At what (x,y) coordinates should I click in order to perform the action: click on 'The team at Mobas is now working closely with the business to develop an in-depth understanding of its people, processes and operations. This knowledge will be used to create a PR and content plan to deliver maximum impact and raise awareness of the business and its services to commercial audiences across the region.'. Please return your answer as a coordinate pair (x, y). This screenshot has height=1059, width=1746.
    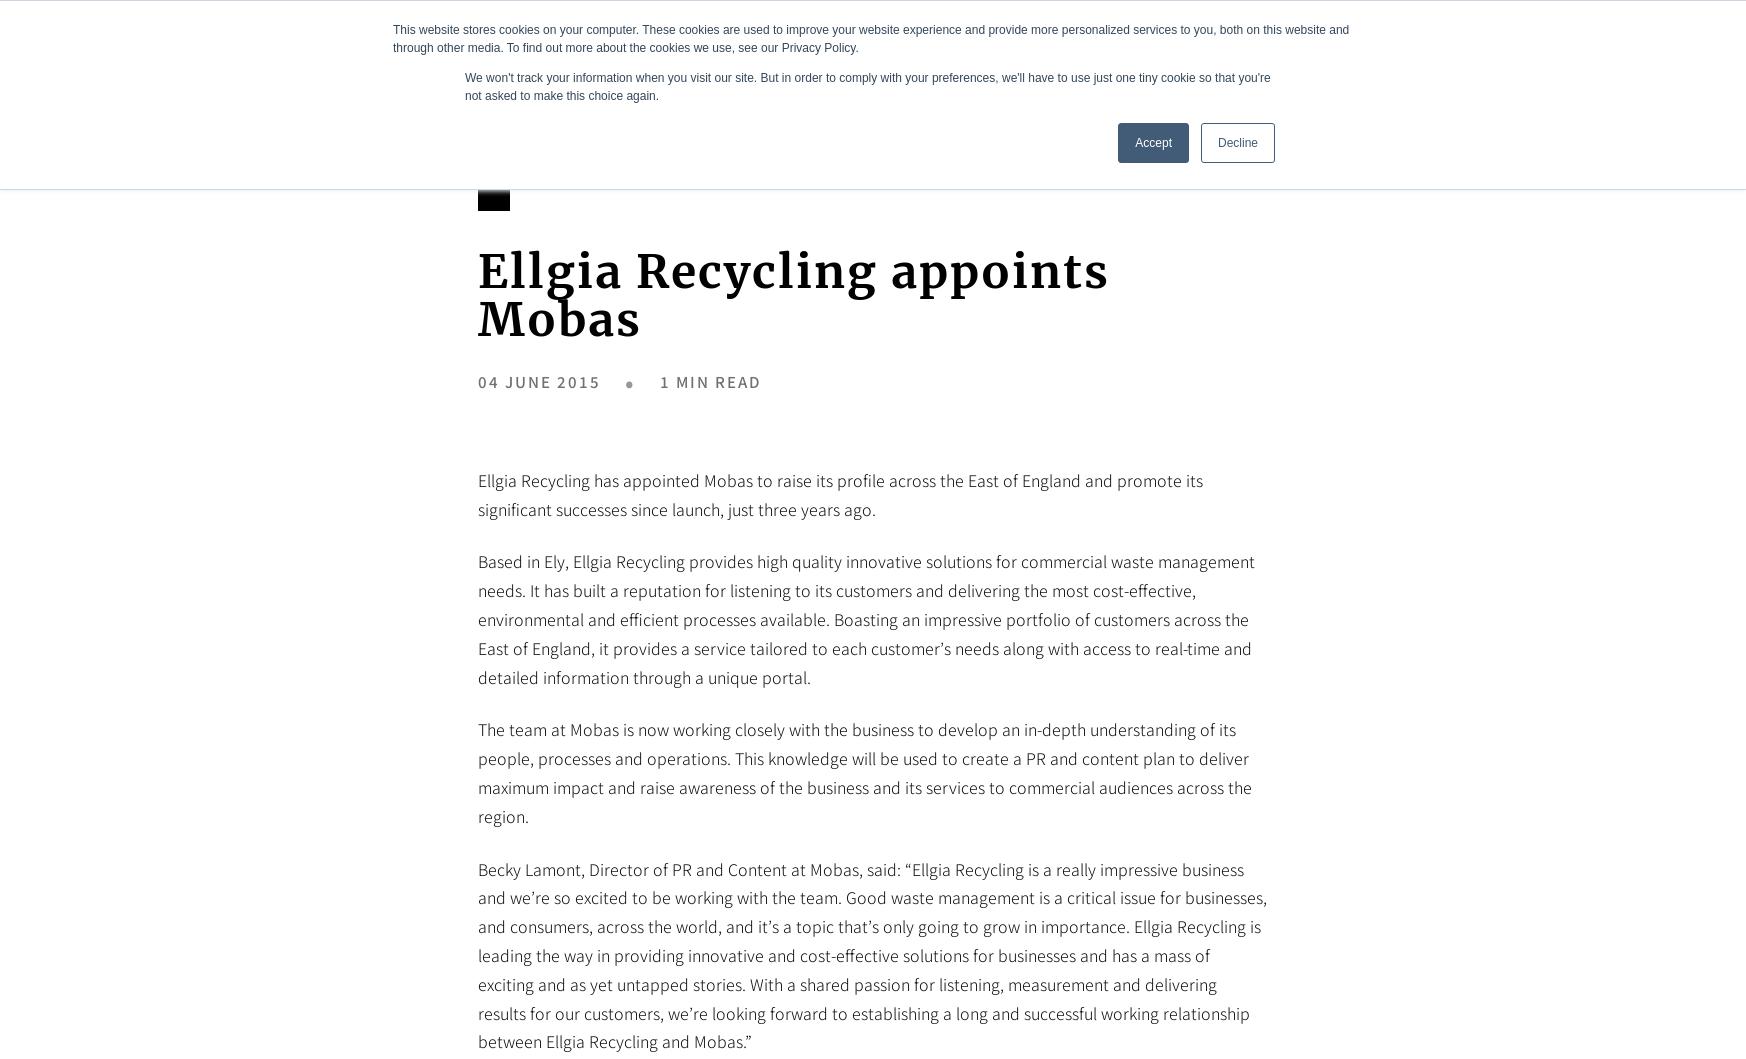
    Looking at the image, I should click on (864, 771).